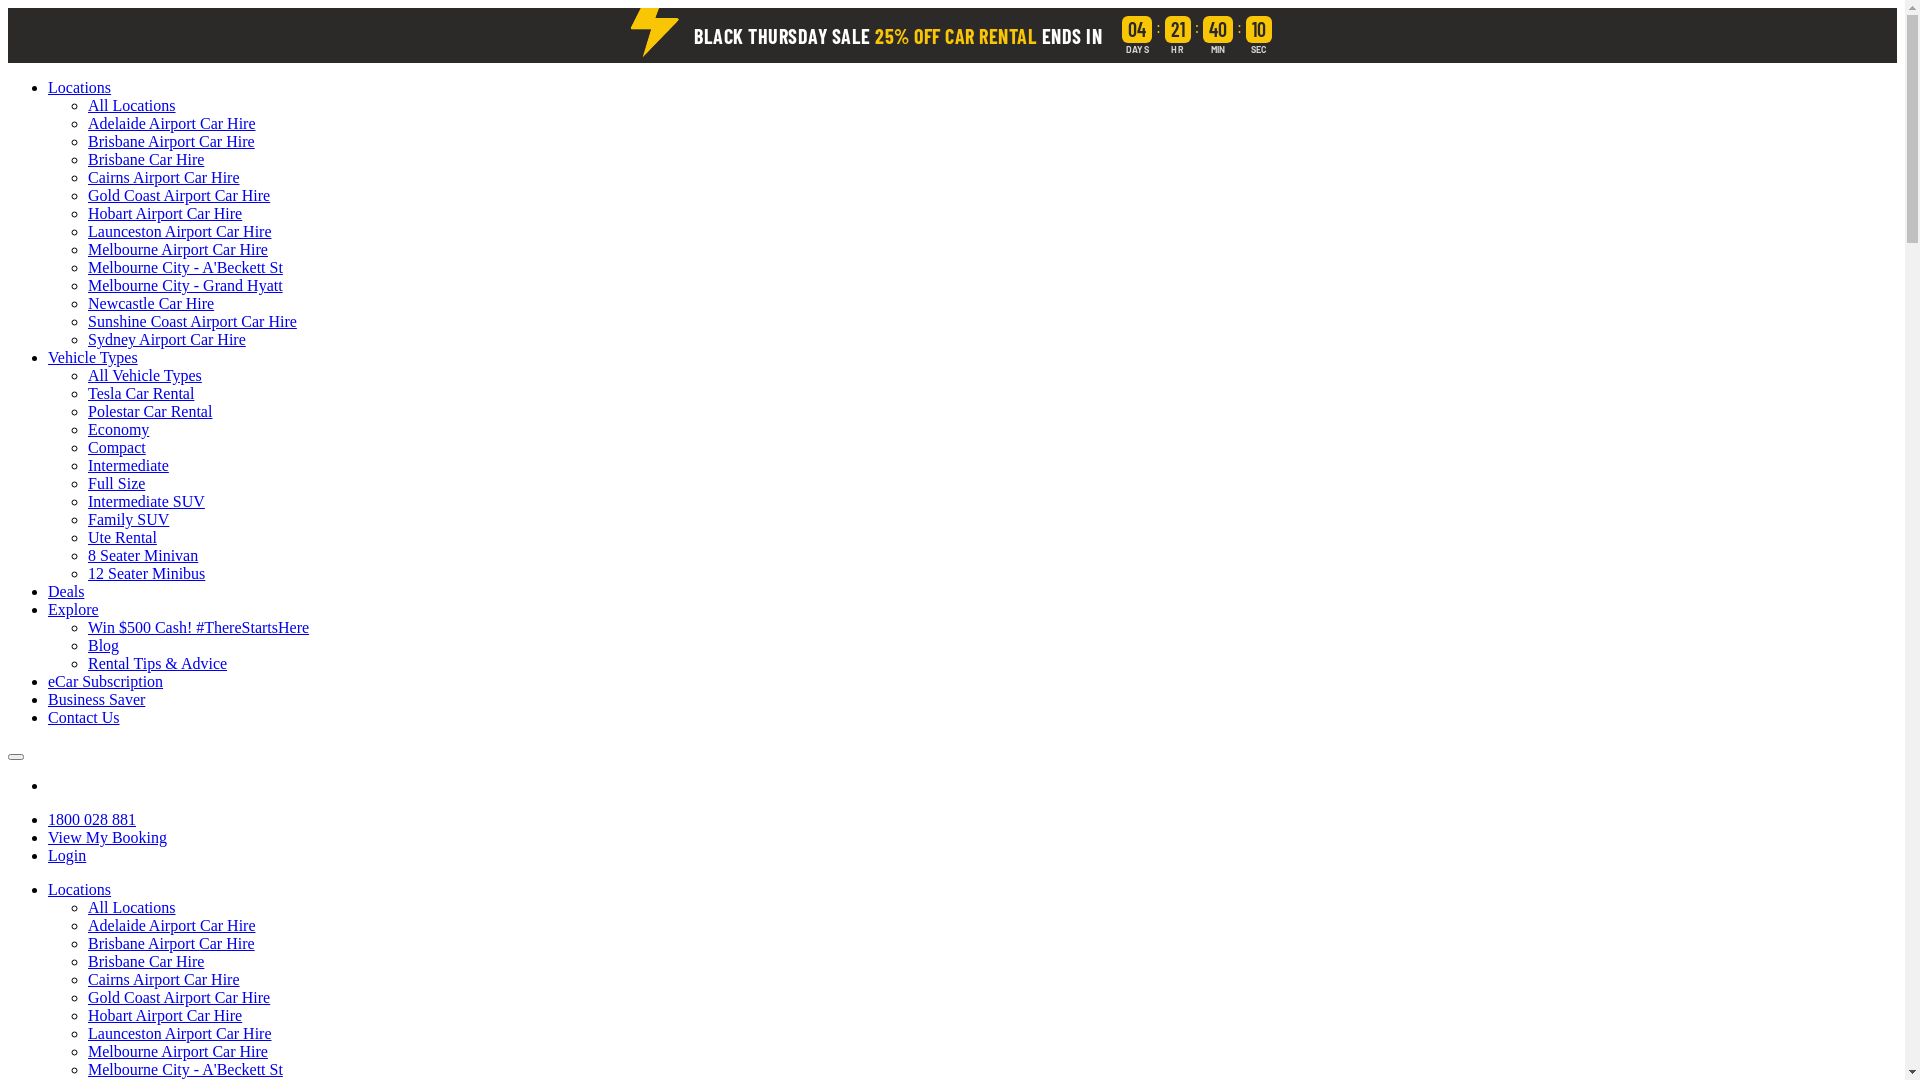 The width and height of the screenshot is (1920, 1080). I want to click on 'Polestar Car Rental', so click(148, 410).